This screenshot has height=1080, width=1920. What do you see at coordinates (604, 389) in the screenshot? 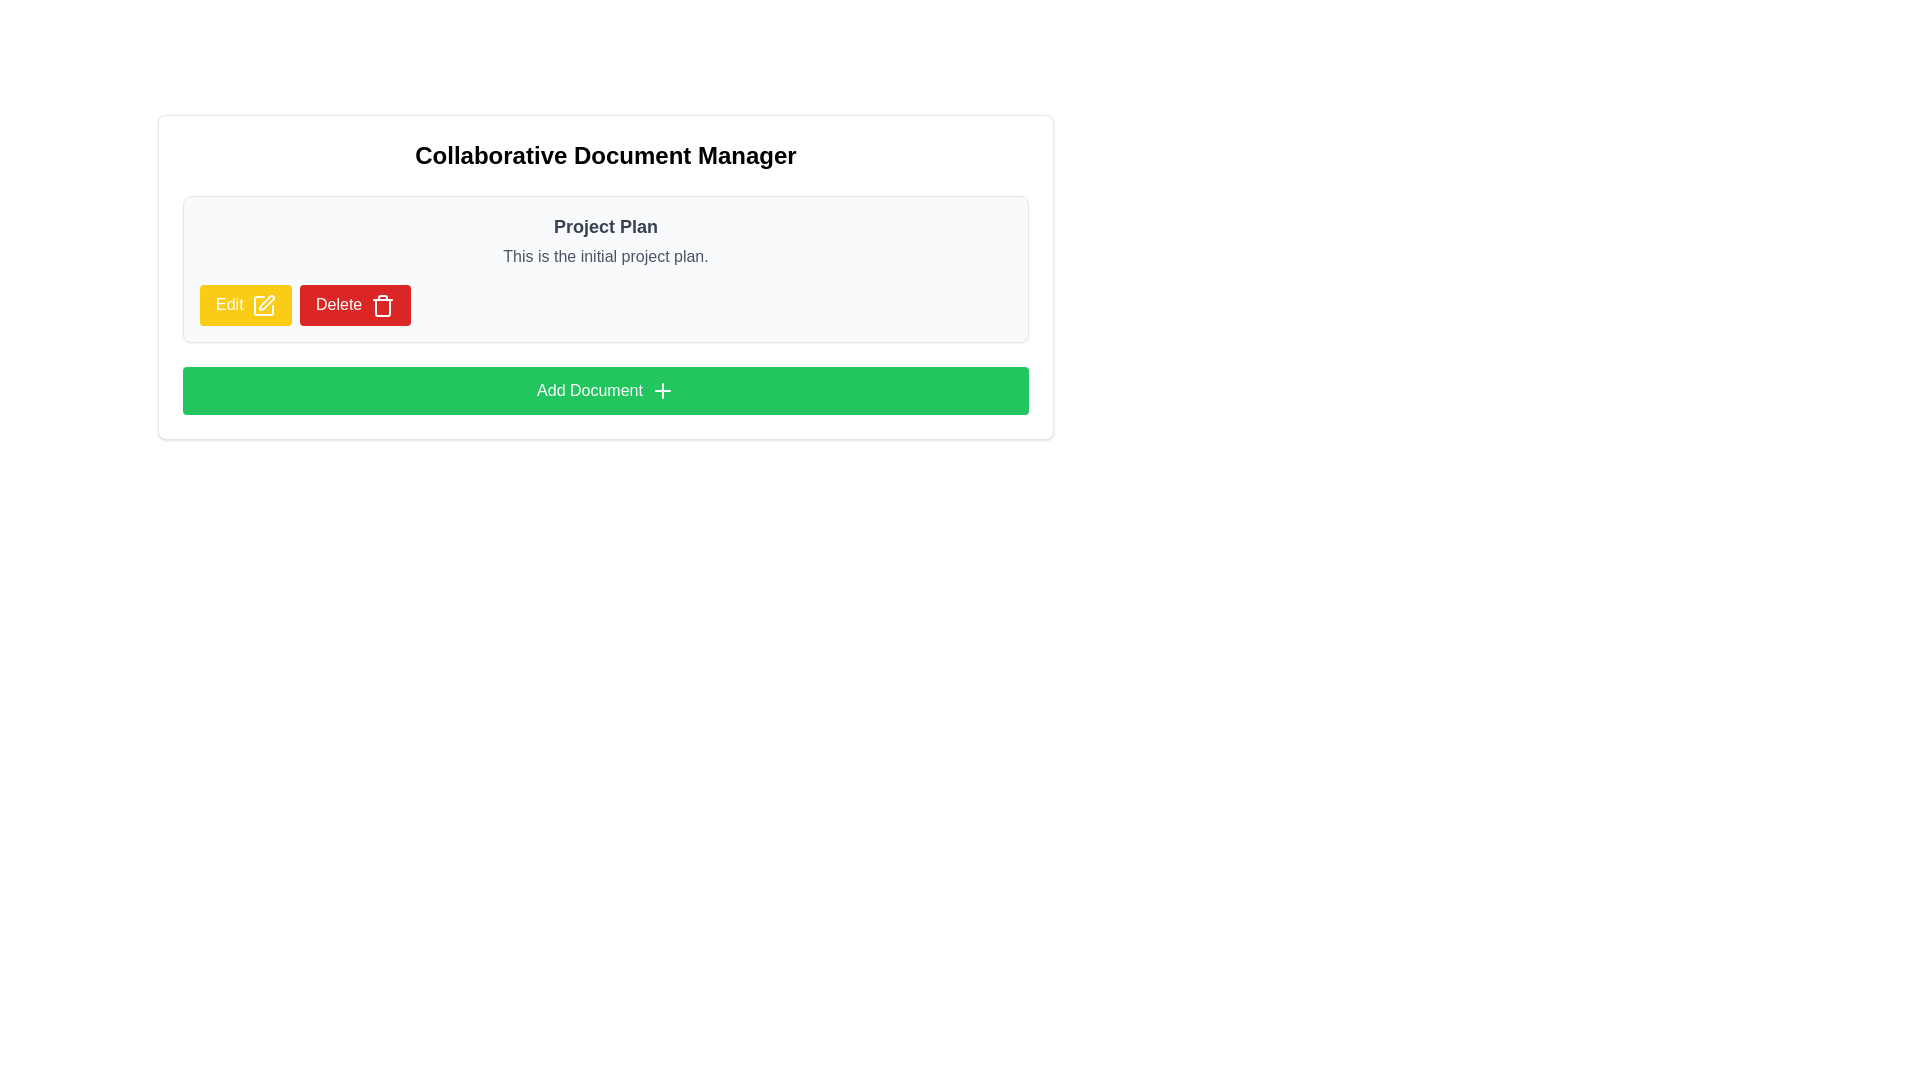
I see `the 'Add Document' button with a bold green background and white text, located at the bottom of the 'Collaborative Document Manager' card` at bounding box center [604, 389].